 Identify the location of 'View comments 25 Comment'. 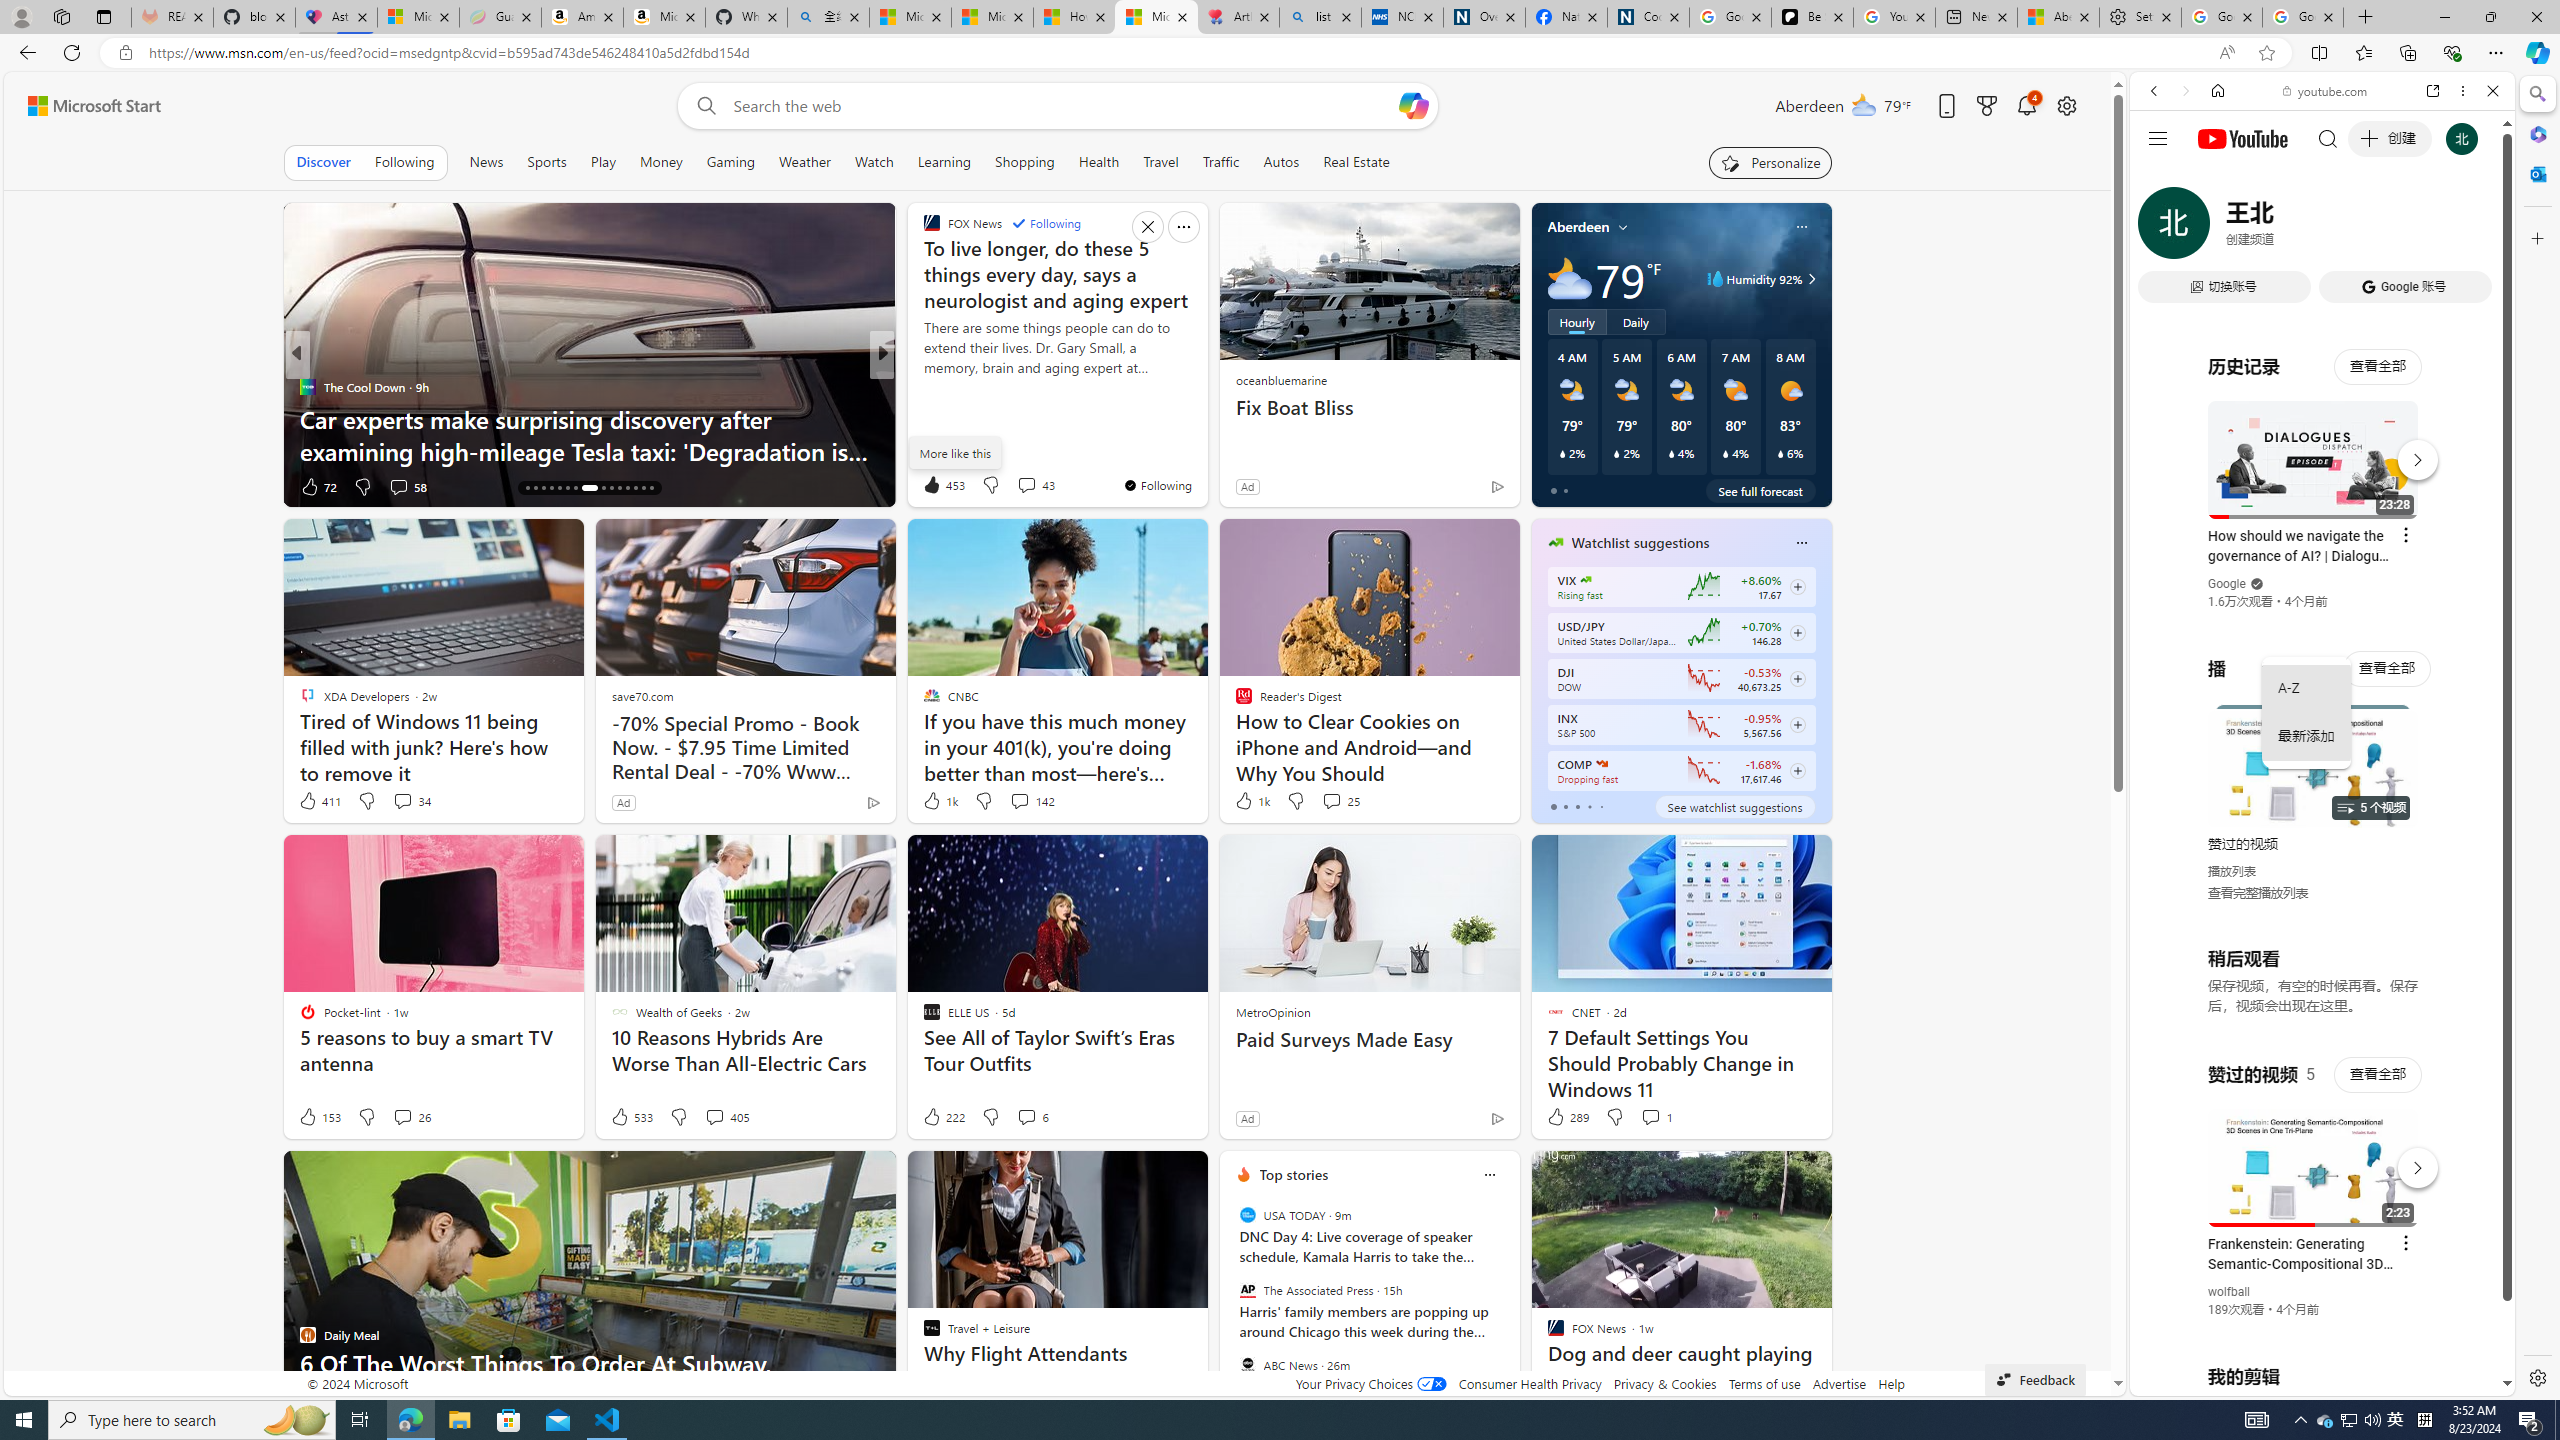
(1340, 800).